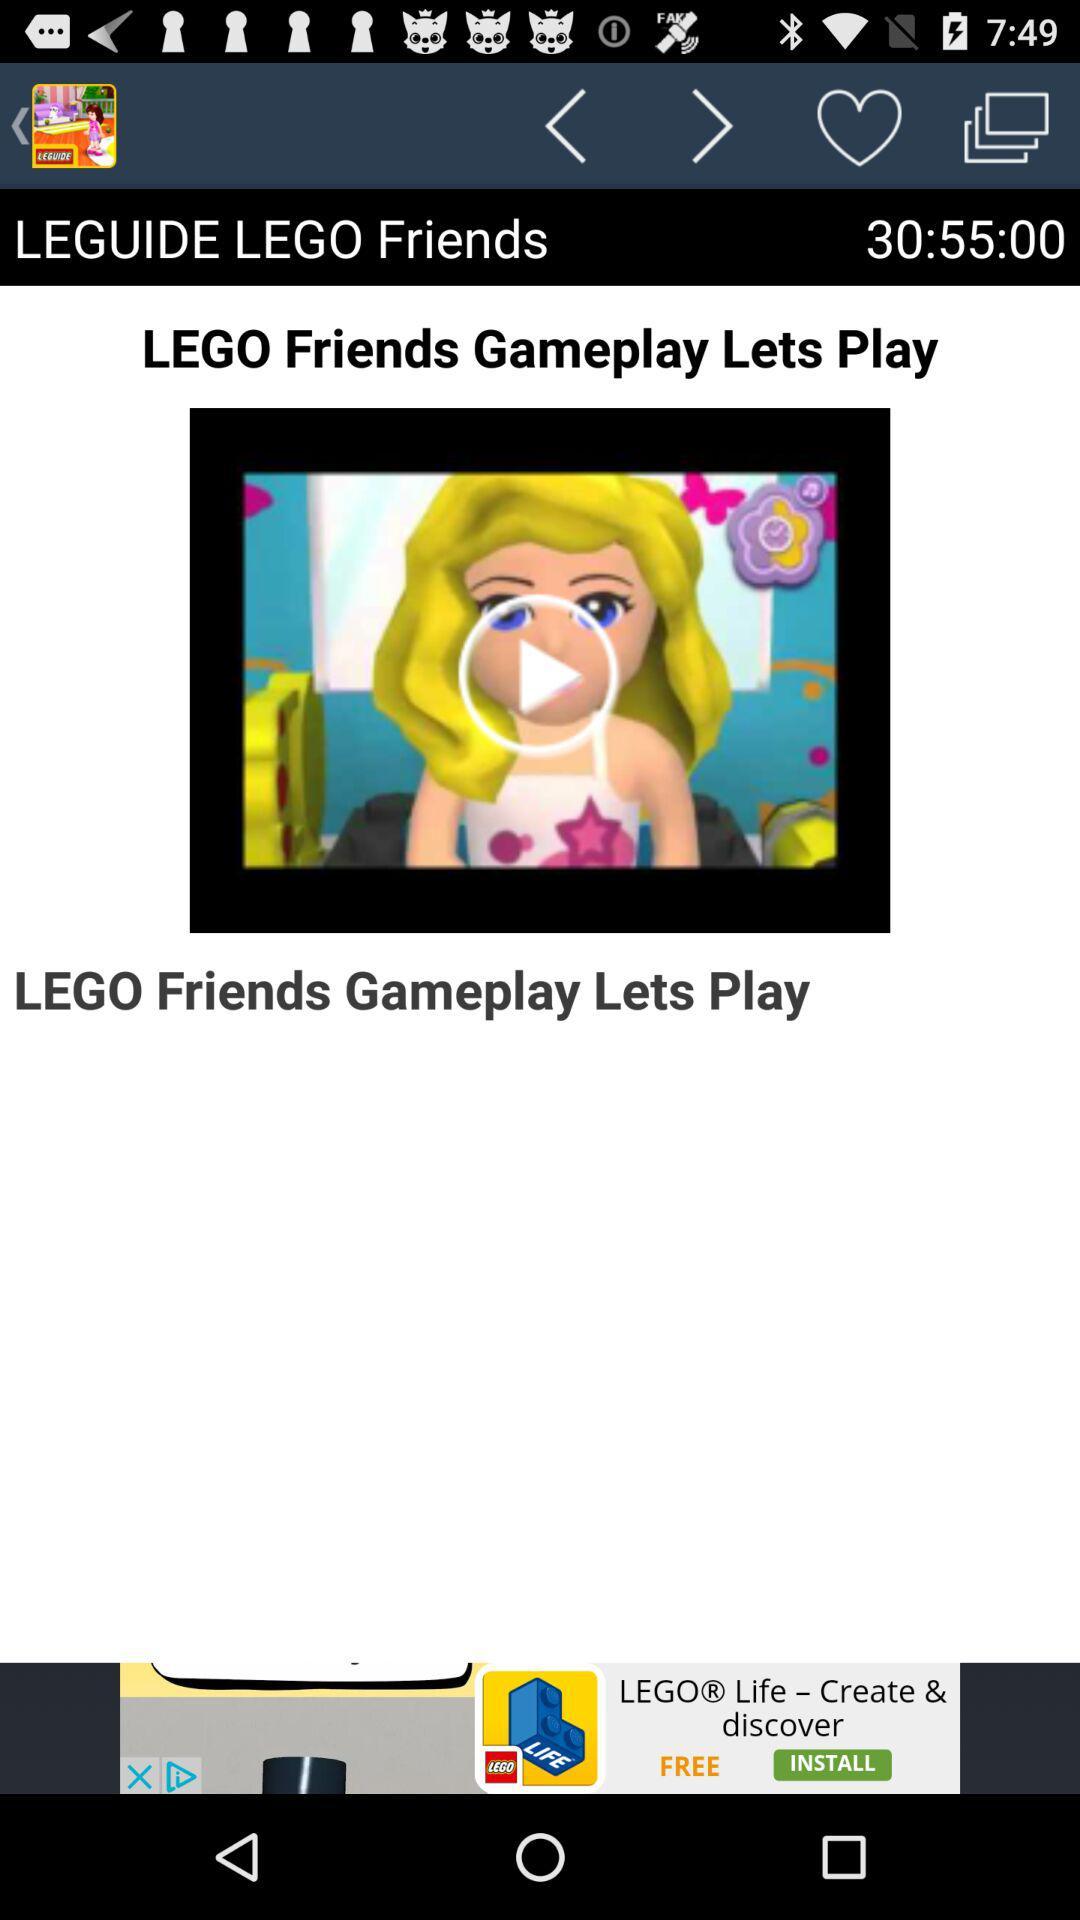  What do you see at coordinates (540, 1727) in the screenshot?
I see `an advertisement` at bounding box center [540, 1727].